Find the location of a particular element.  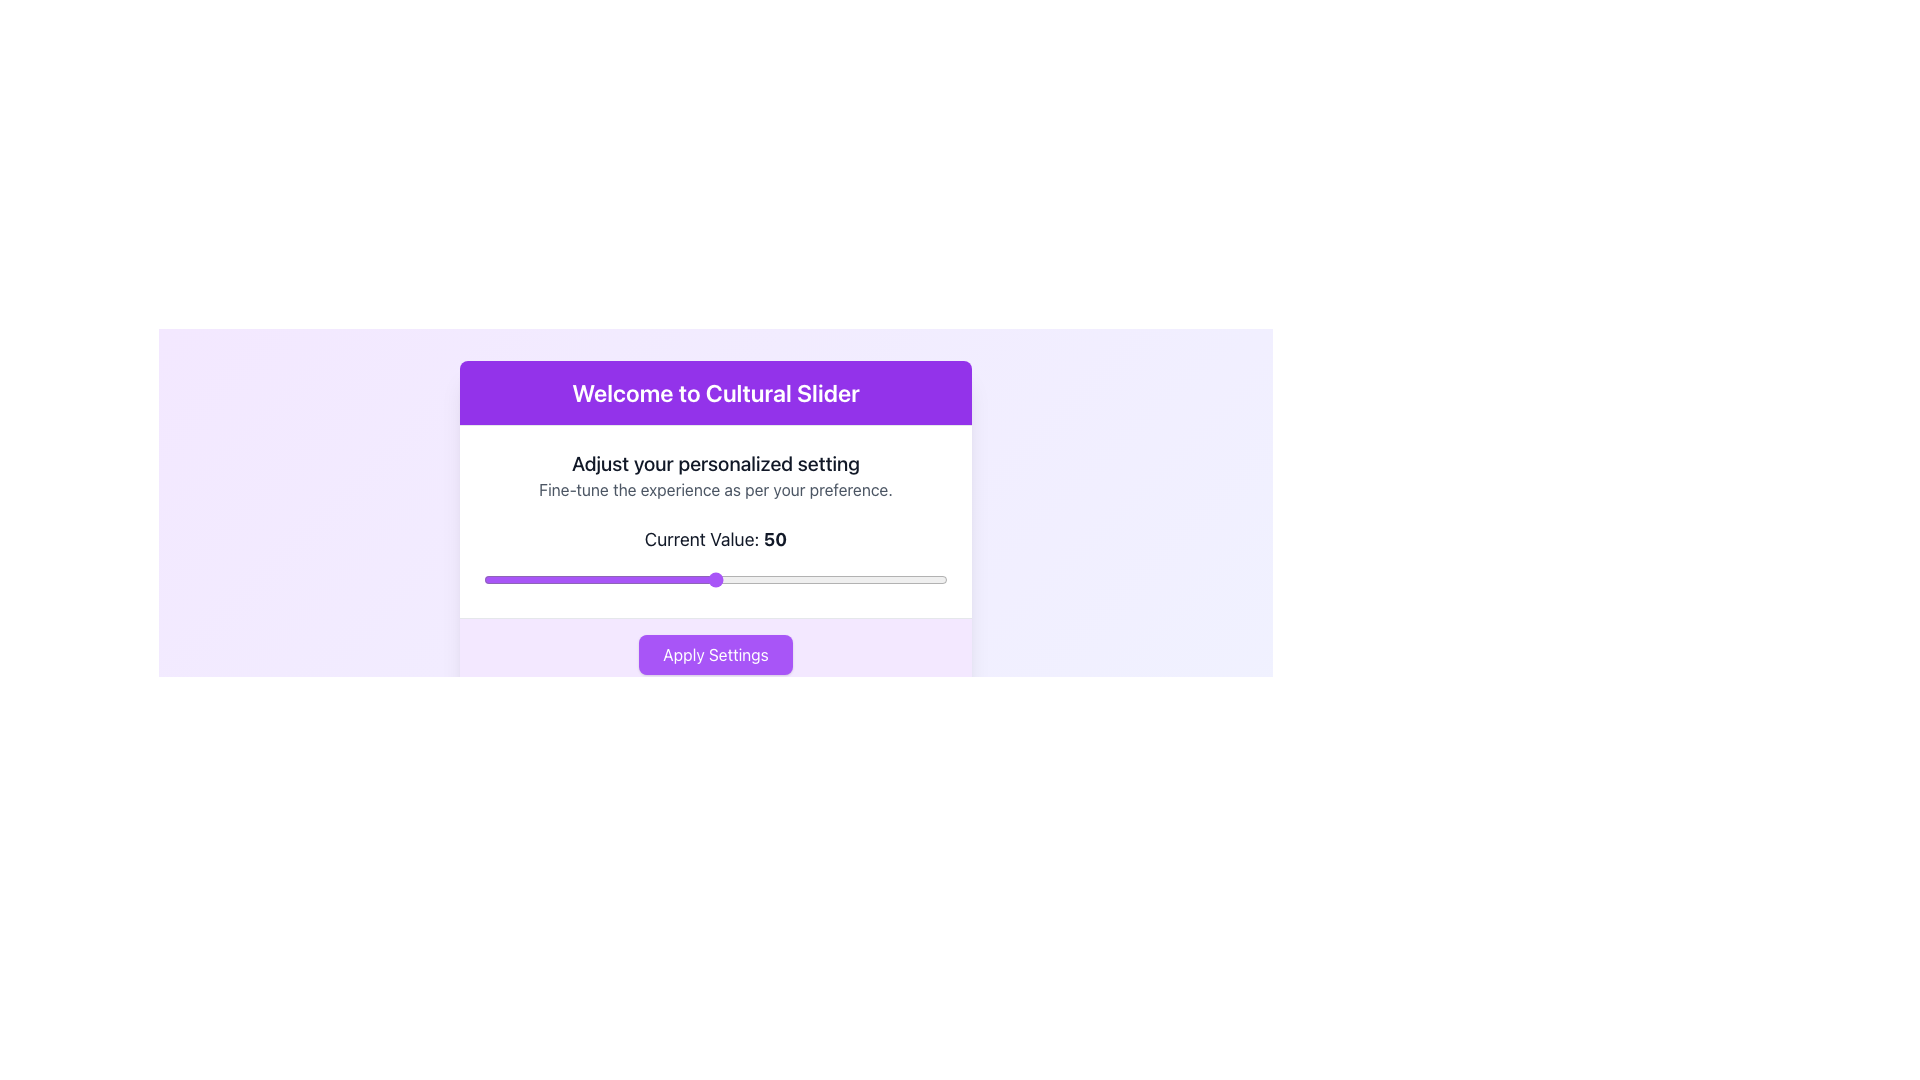

the slider is located at coordinates (622, 579).